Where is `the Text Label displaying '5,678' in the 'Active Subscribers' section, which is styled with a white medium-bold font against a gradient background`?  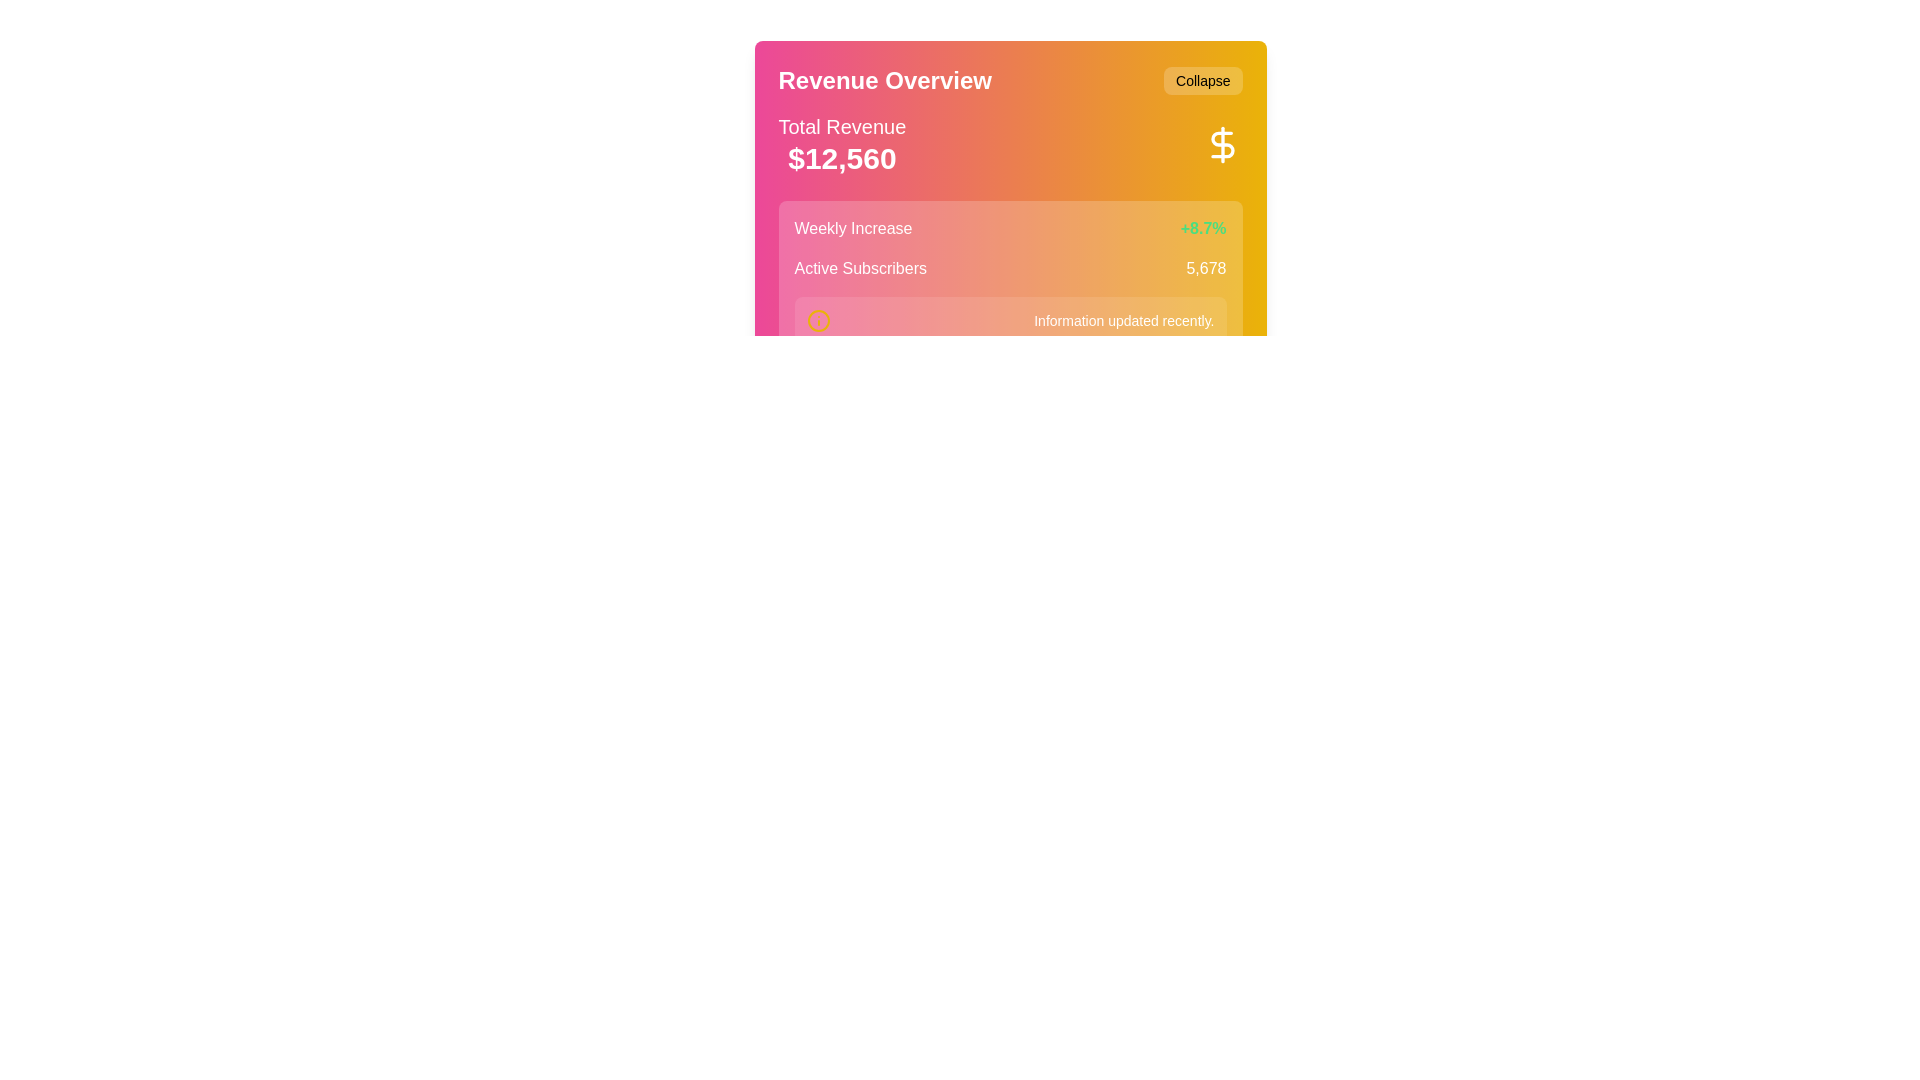
the Text Label displaying '5,678' in the 'Active Subscribers' section, which is styled with a white medium-bold font against a gradient background is located at coordinates (1205, 268).